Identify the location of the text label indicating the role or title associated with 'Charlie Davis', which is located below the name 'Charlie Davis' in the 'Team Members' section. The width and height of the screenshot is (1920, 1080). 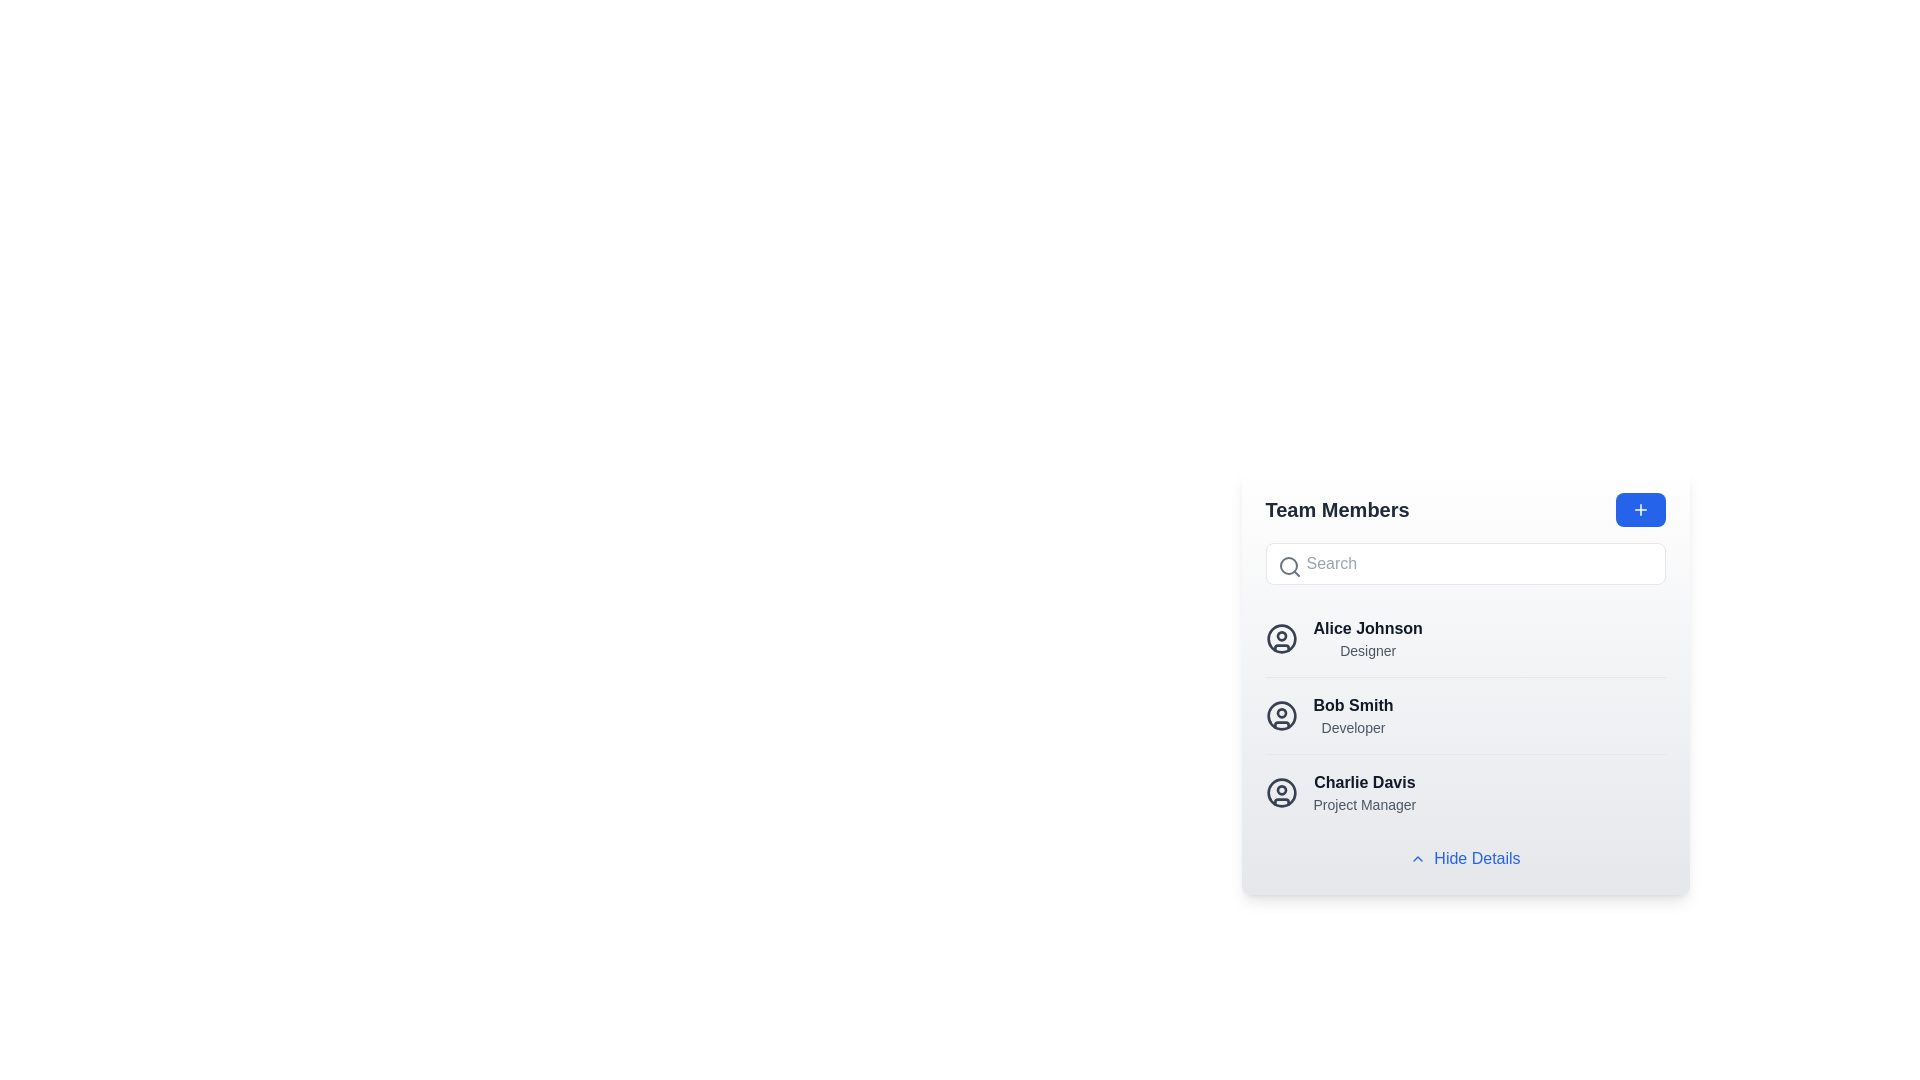
(1363, 804).